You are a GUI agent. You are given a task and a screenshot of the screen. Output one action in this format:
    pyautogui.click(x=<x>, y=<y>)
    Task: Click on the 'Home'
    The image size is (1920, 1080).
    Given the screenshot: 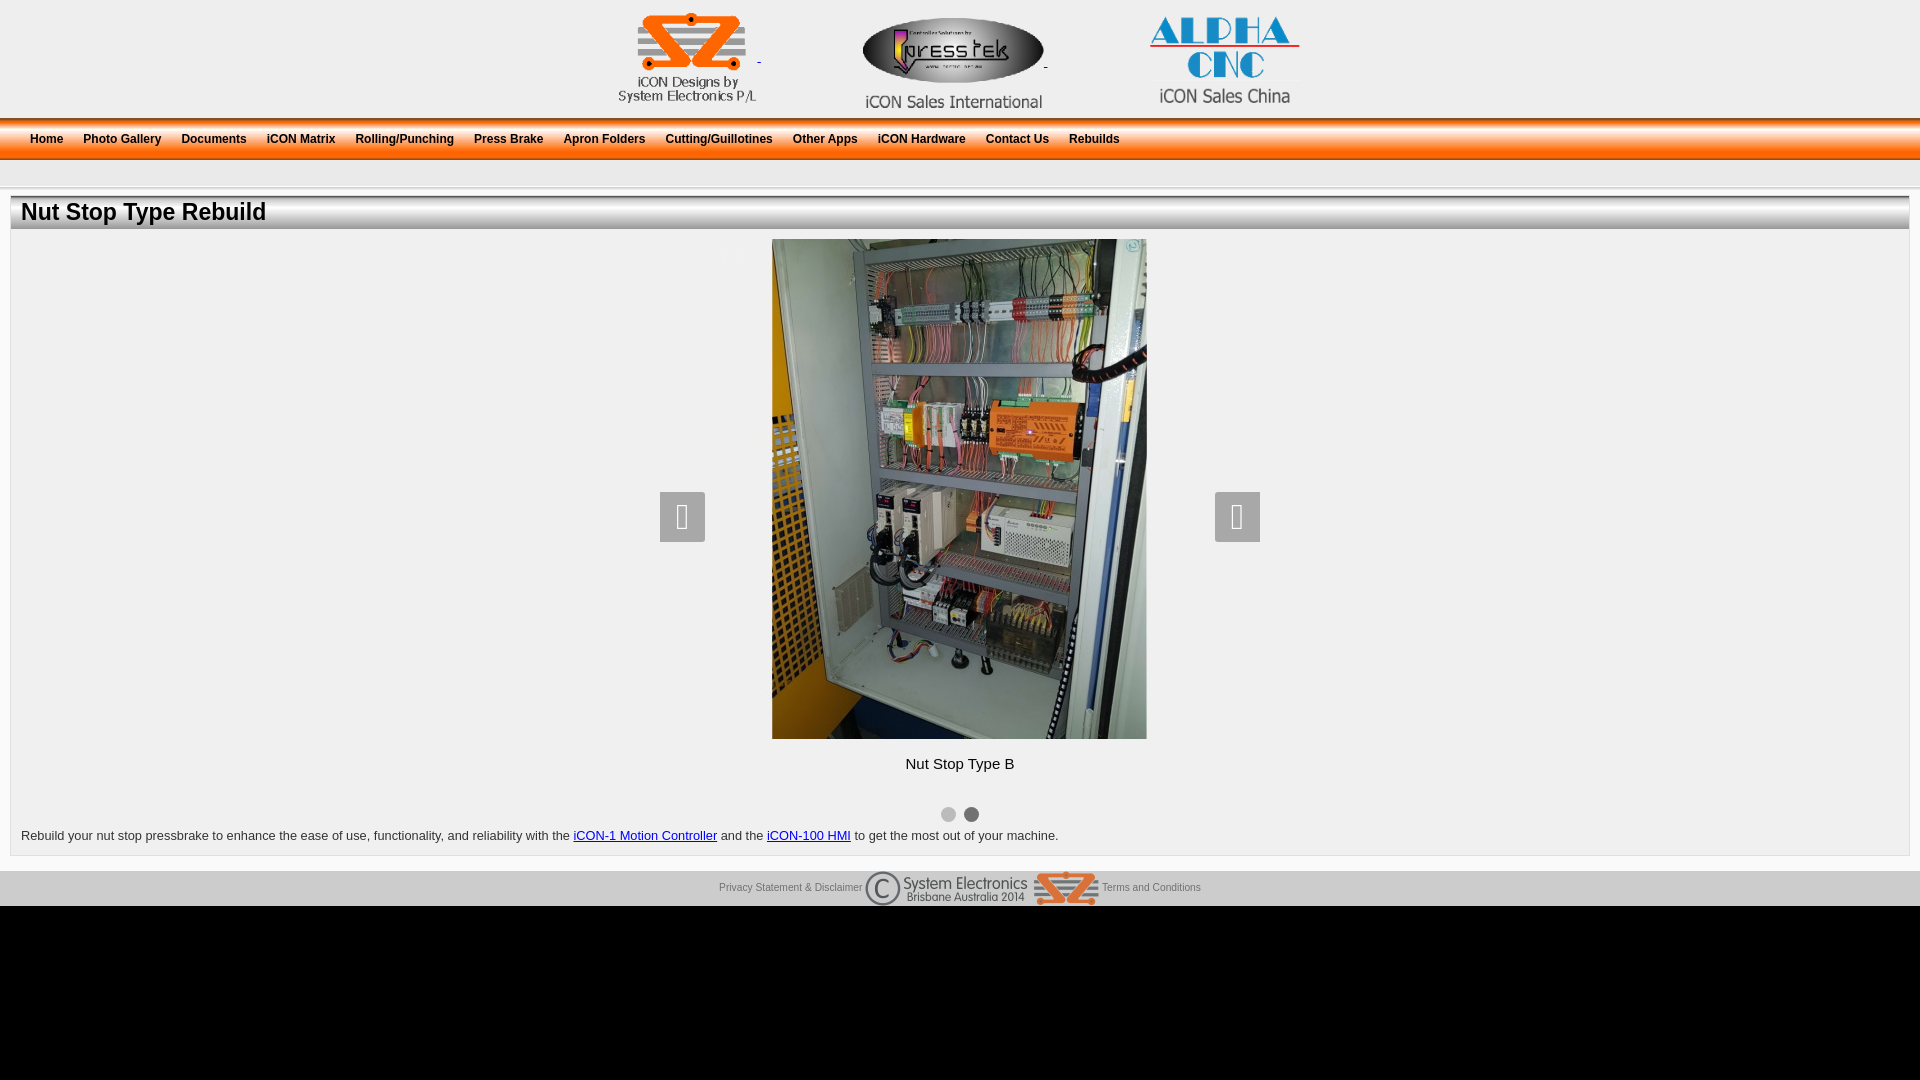 What is the action you would take?
    pyautogui.click(x=46, y=135)
    